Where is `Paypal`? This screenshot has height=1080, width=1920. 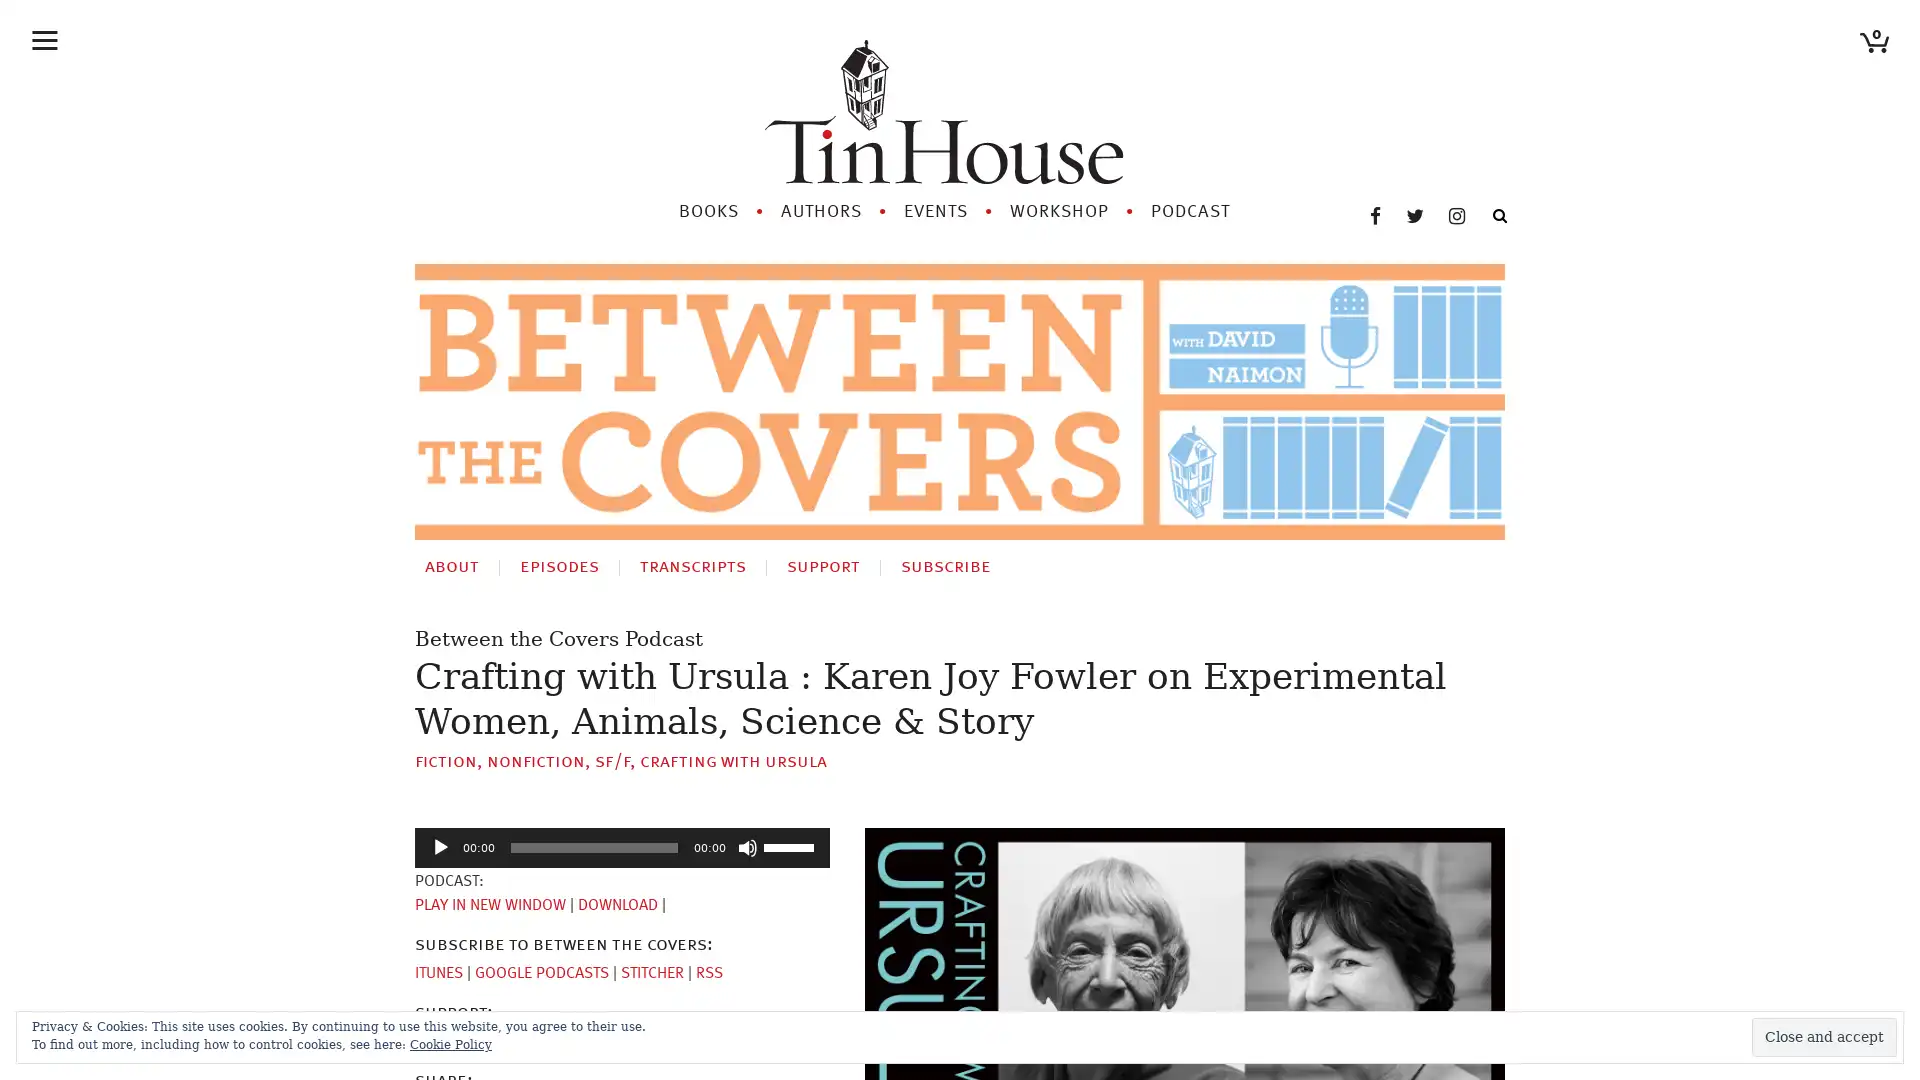
Paypal is located at coordinates (512, 1040).